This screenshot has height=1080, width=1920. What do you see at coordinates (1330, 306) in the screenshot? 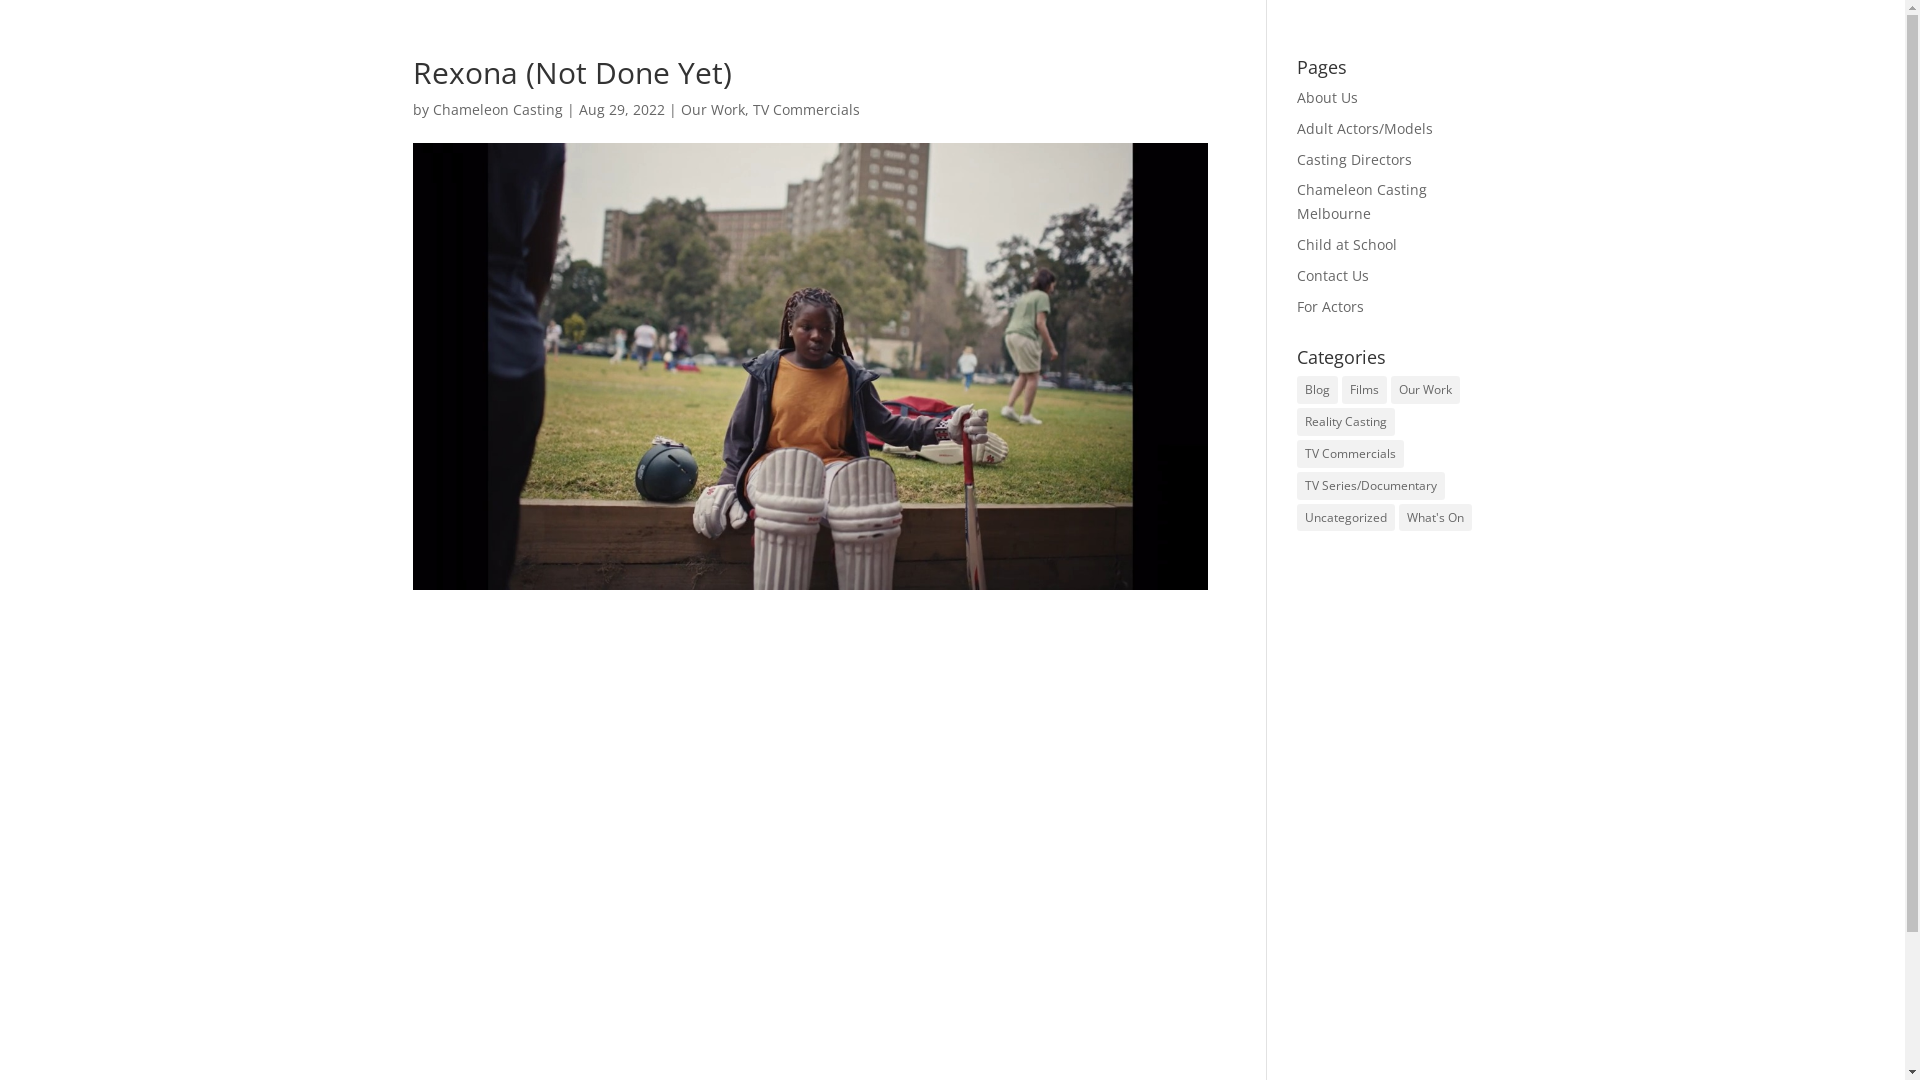
I see `'For Actors'` at bounding box center [1330, 306].